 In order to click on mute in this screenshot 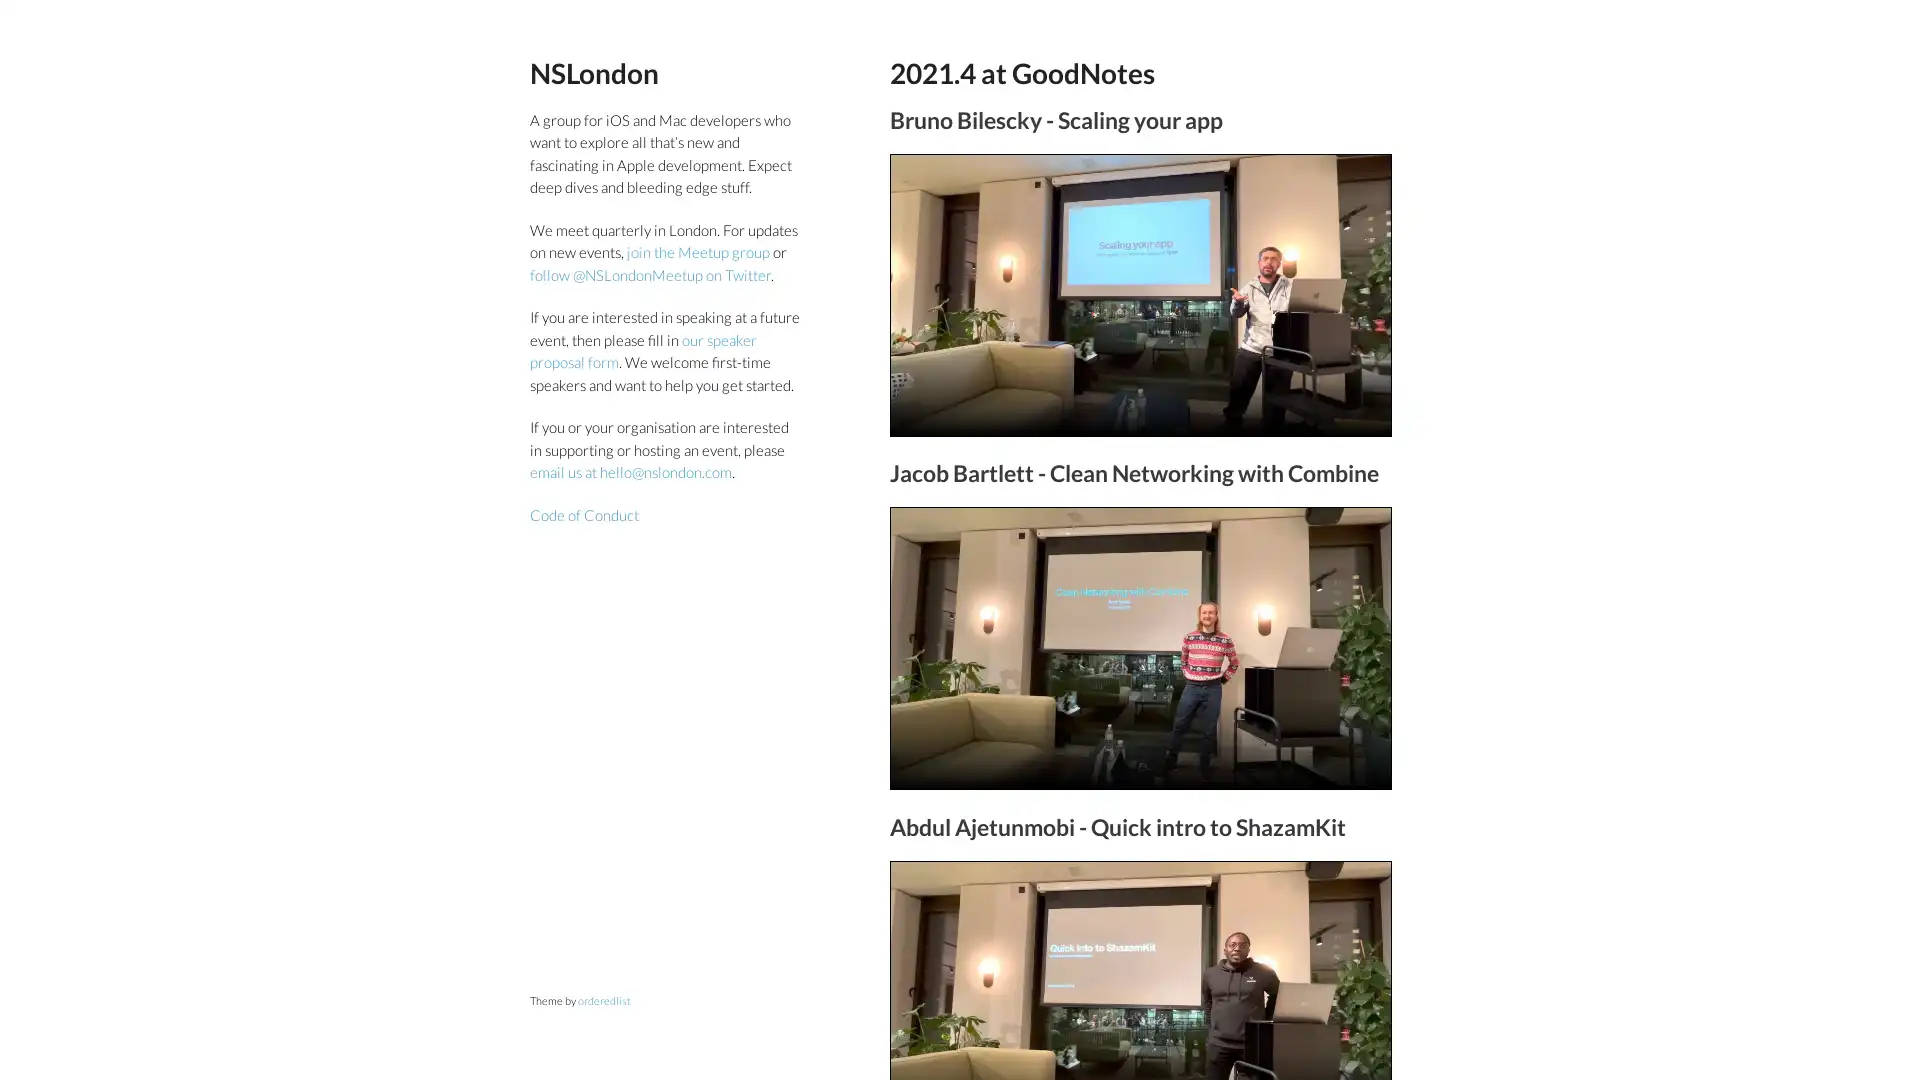, I will do `click(1270, 386)`.